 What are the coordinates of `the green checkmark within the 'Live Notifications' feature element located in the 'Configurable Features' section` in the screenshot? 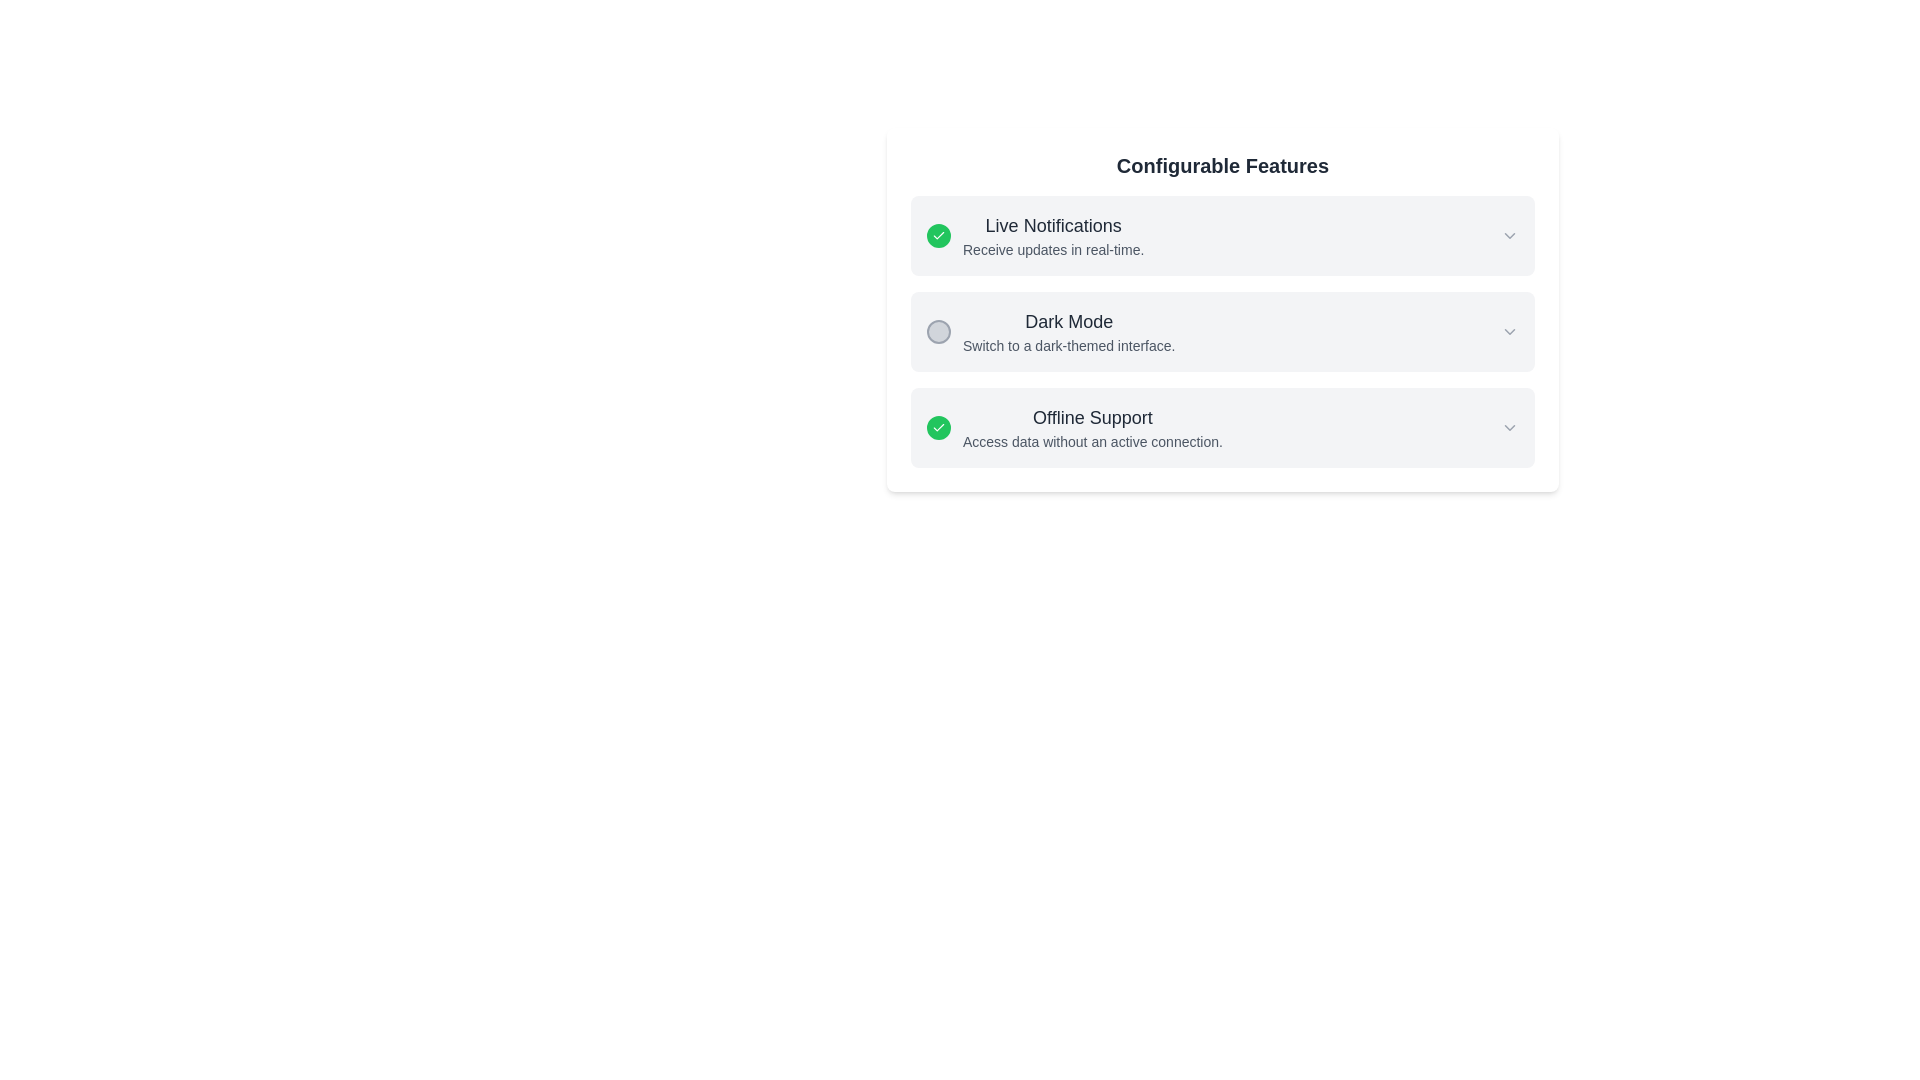 It's located at (1222, 234).